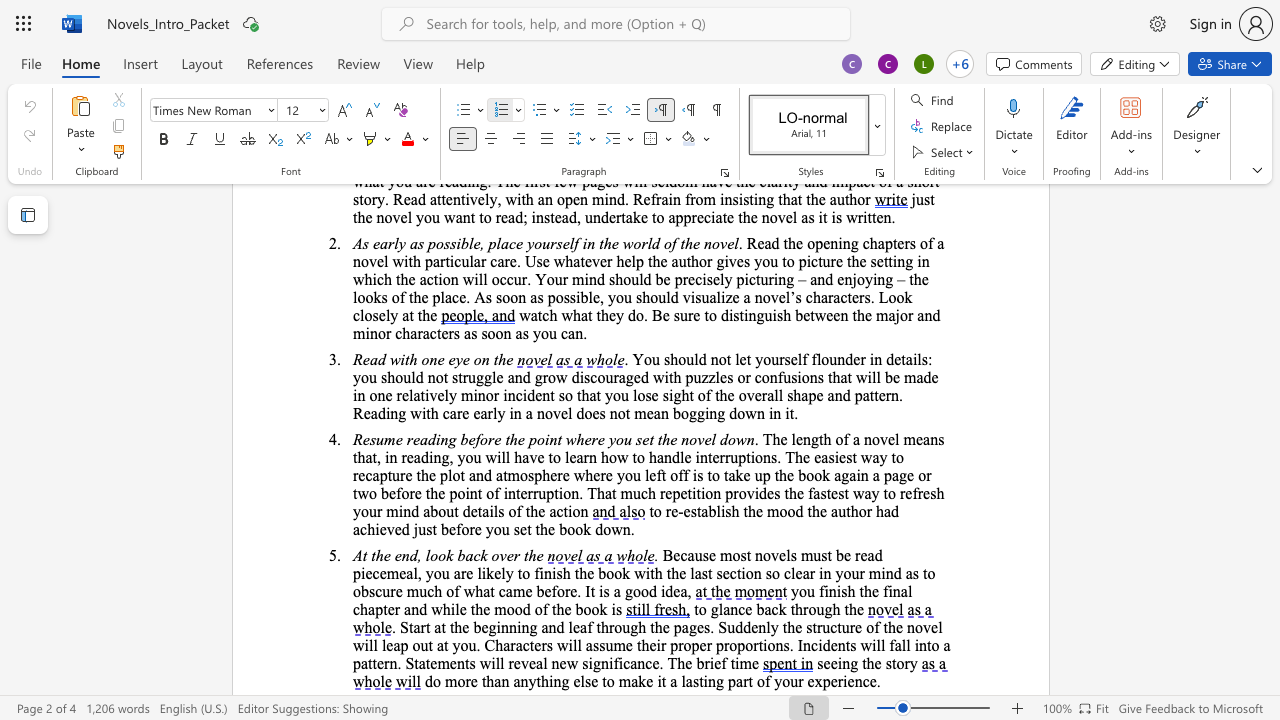 The image size is (1280, 720). What do you see at coordinates (680, 590) in the screenshot?
I see `the space between the continuous character "e" and "a" in the text` at bounding box center [680, 590].